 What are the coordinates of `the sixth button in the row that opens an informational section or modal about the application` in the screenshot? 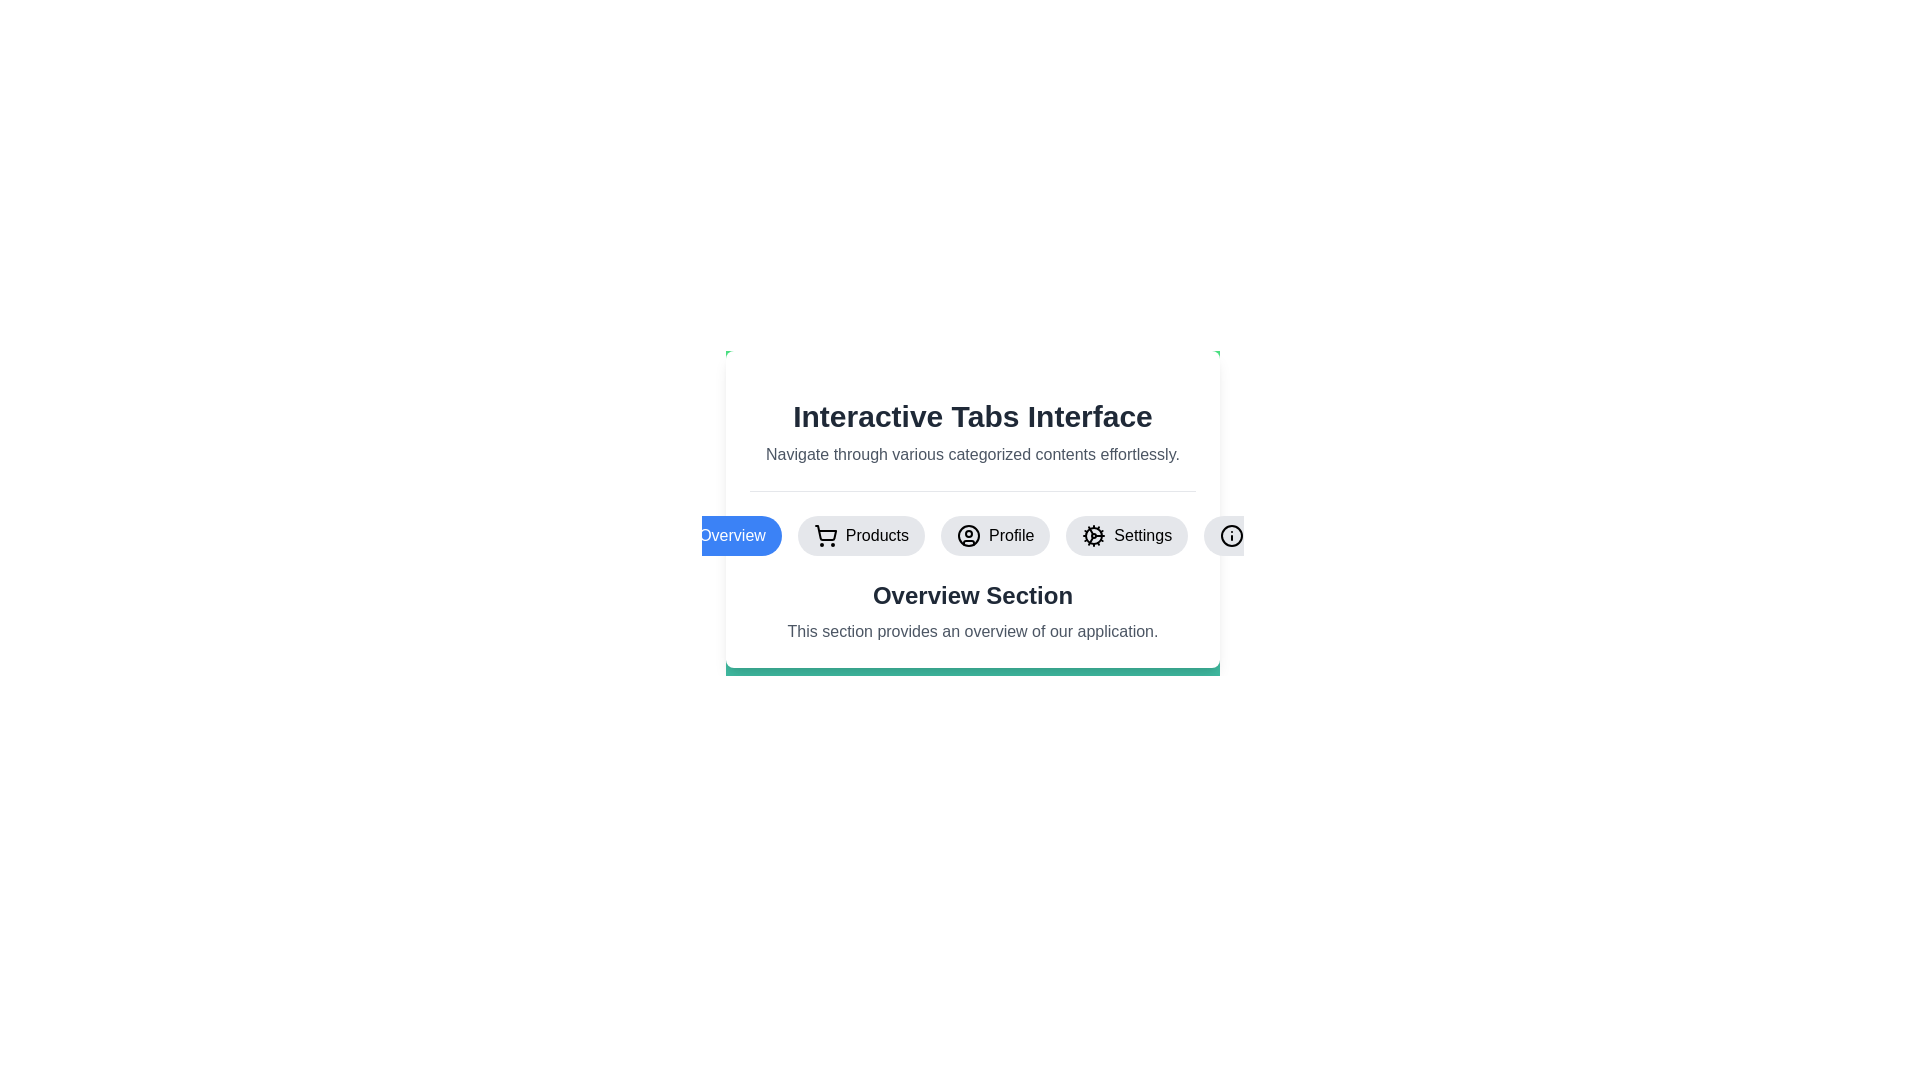 It's located at (1248, 535).